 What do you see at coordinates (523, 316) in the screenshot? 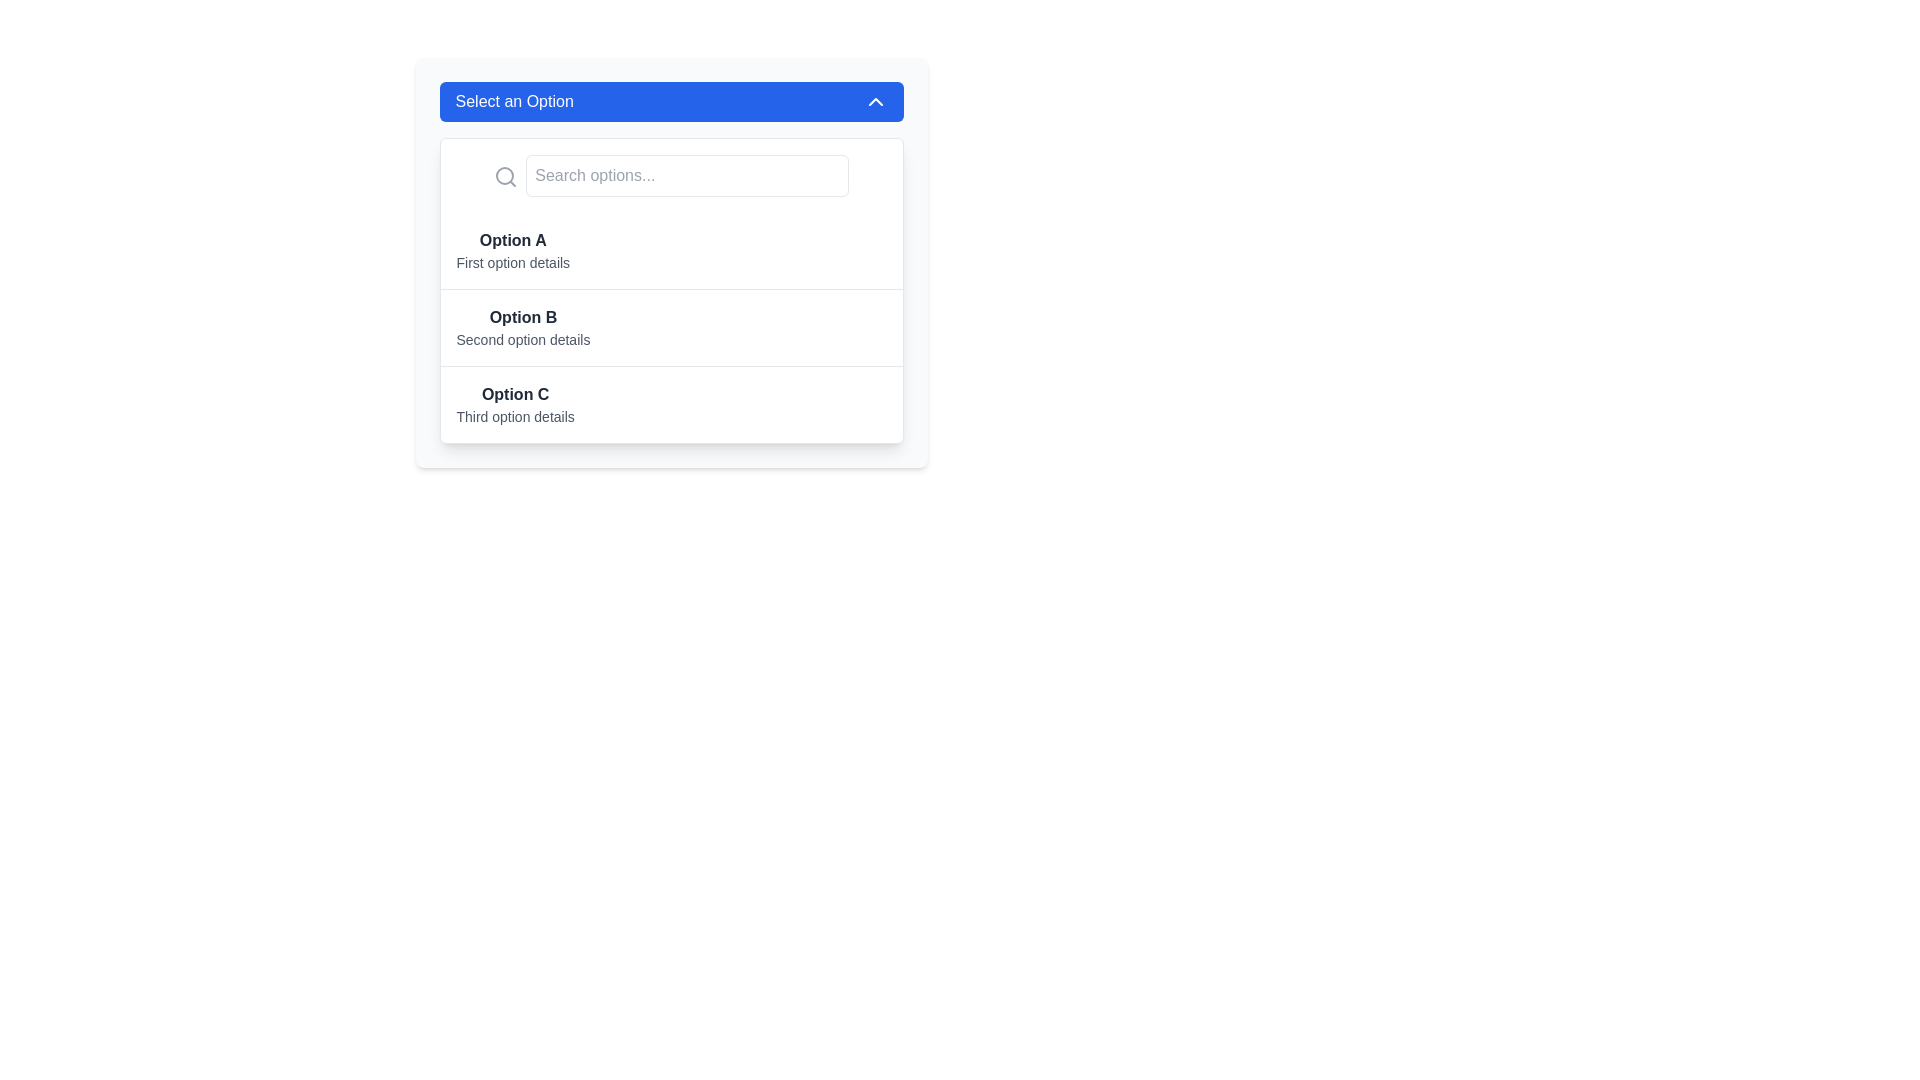
I see `the bold text label 'Option B' displayed in dark gray within the dropdown menu, which serves as the main label for the second option` at bounding box center [523, 316].